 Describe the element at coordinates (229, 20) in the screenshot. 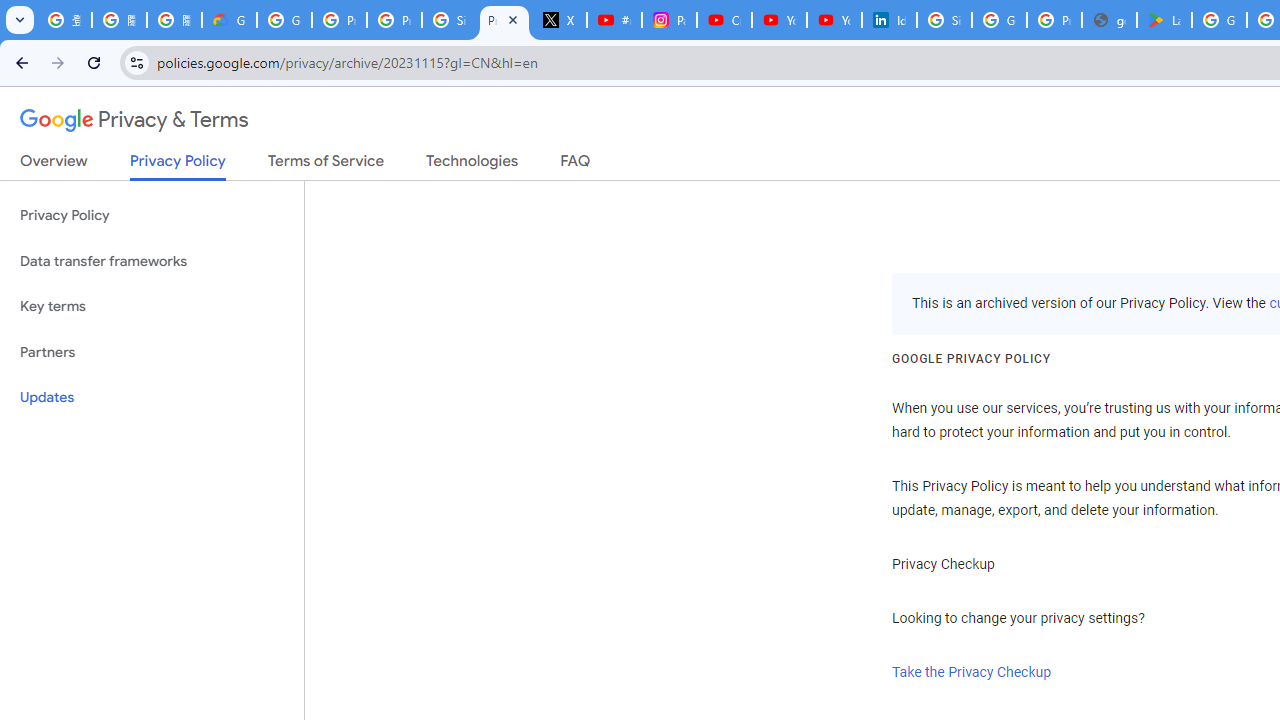

I see `'Google Cloud Privacy Notice'` at that location.